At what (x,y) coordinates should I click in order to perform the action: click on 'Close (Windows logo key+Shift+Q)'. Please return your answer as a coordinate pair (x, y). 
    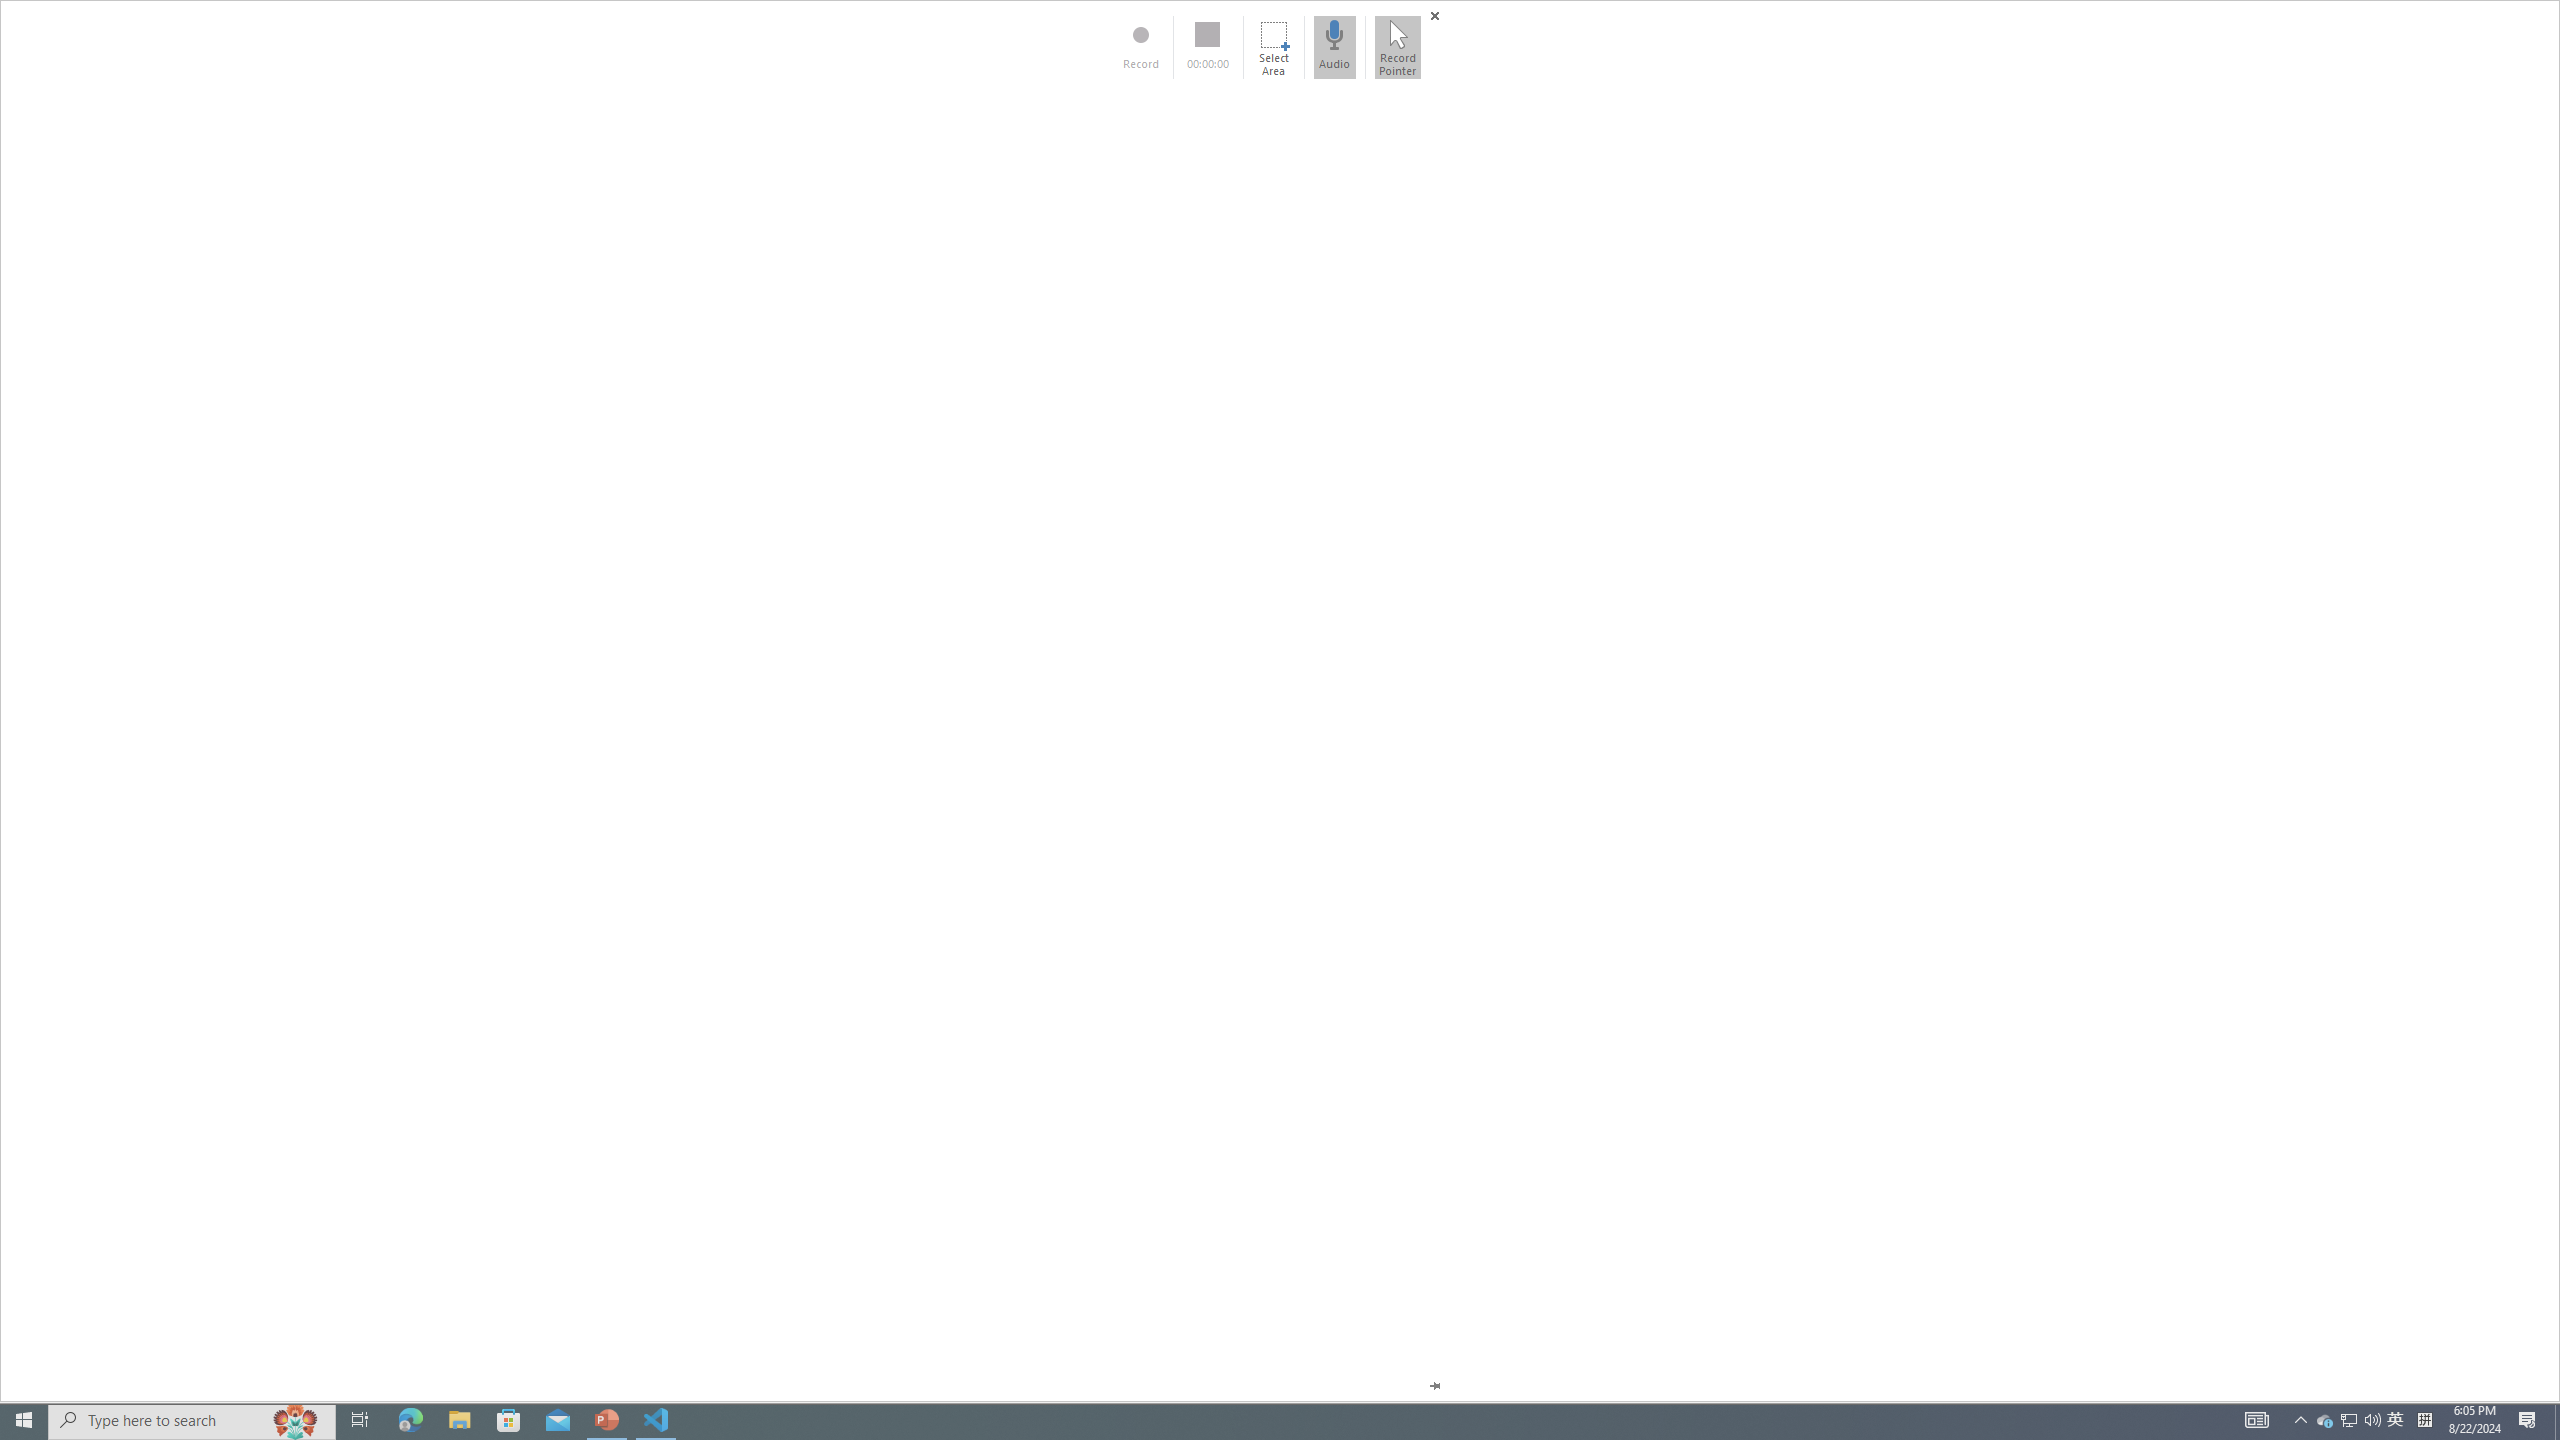
    Looking at the image, I should click on (1434, 15).